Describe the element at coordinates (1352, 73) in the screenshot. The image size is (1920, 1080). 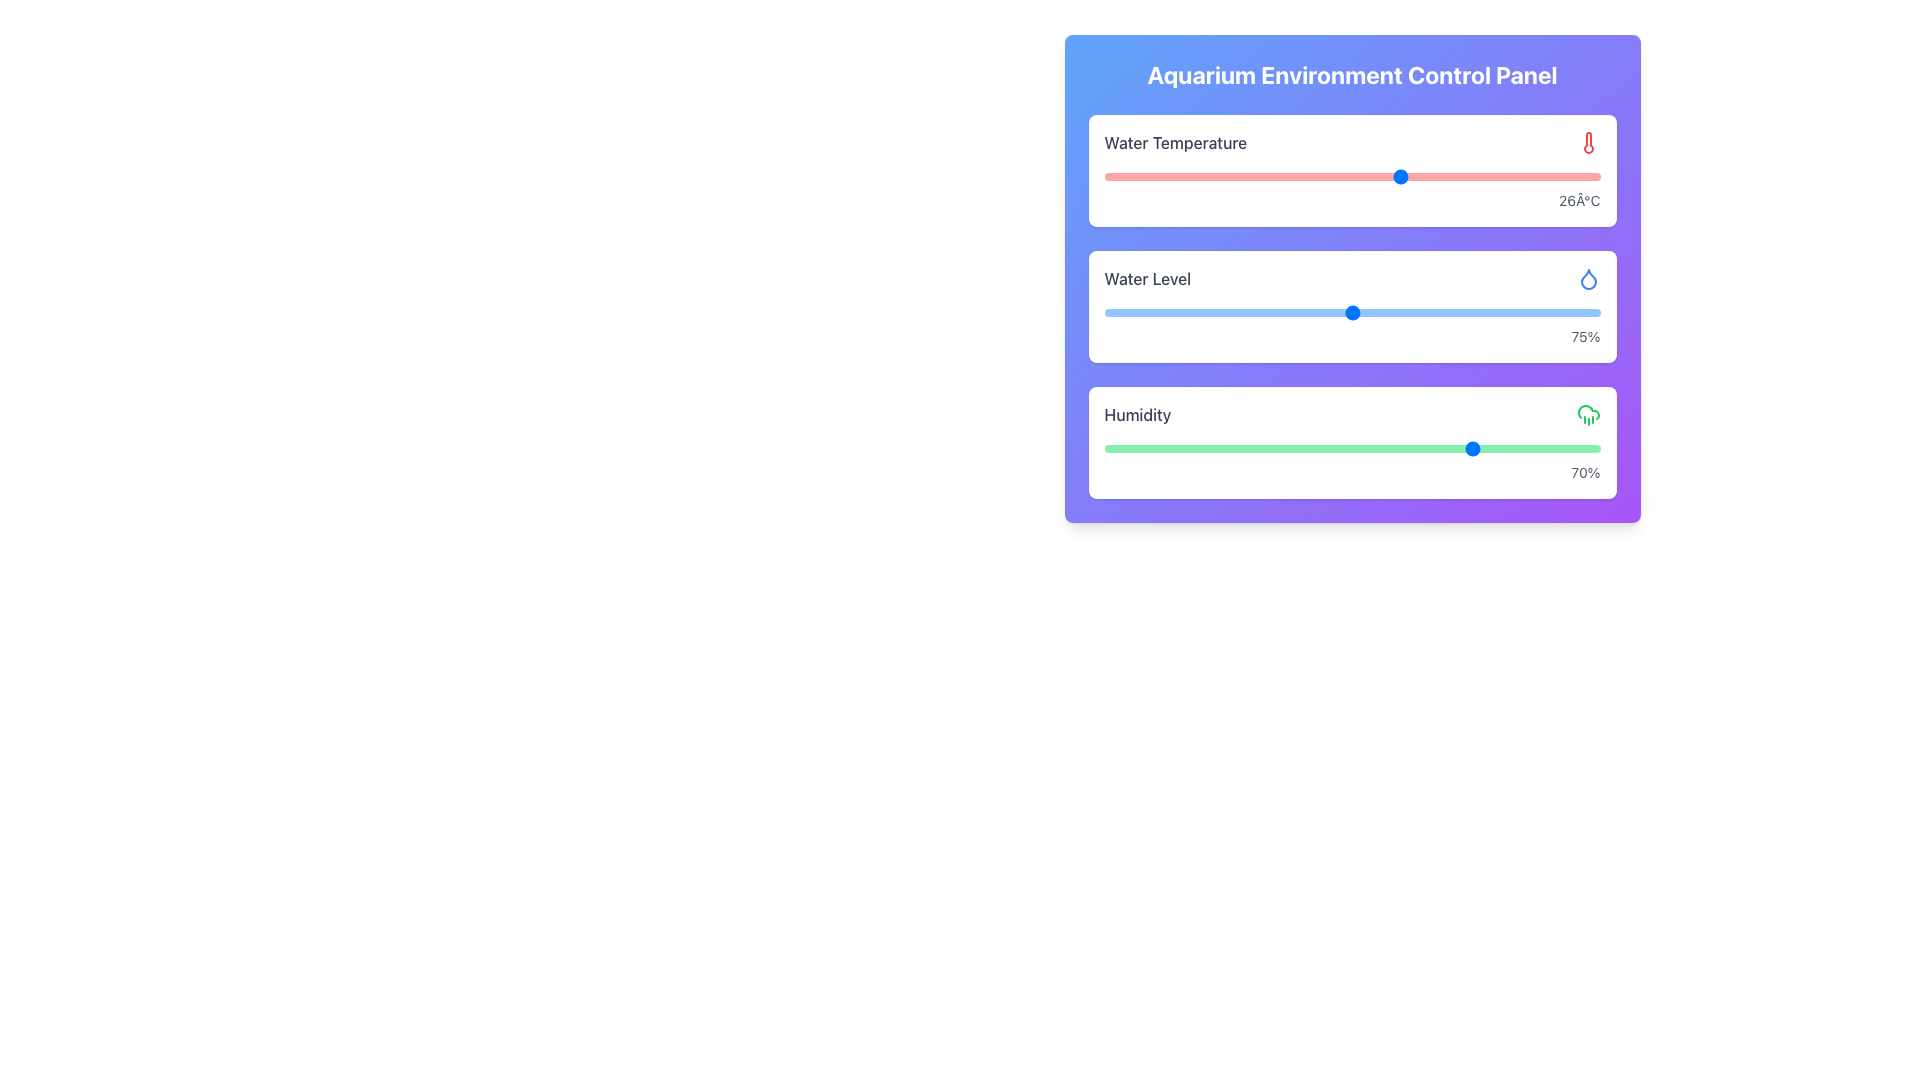
I see `the static text element that serves as the title of the aquarium management control panel, located at the top of the rounded gradient-colored panel` at that location.